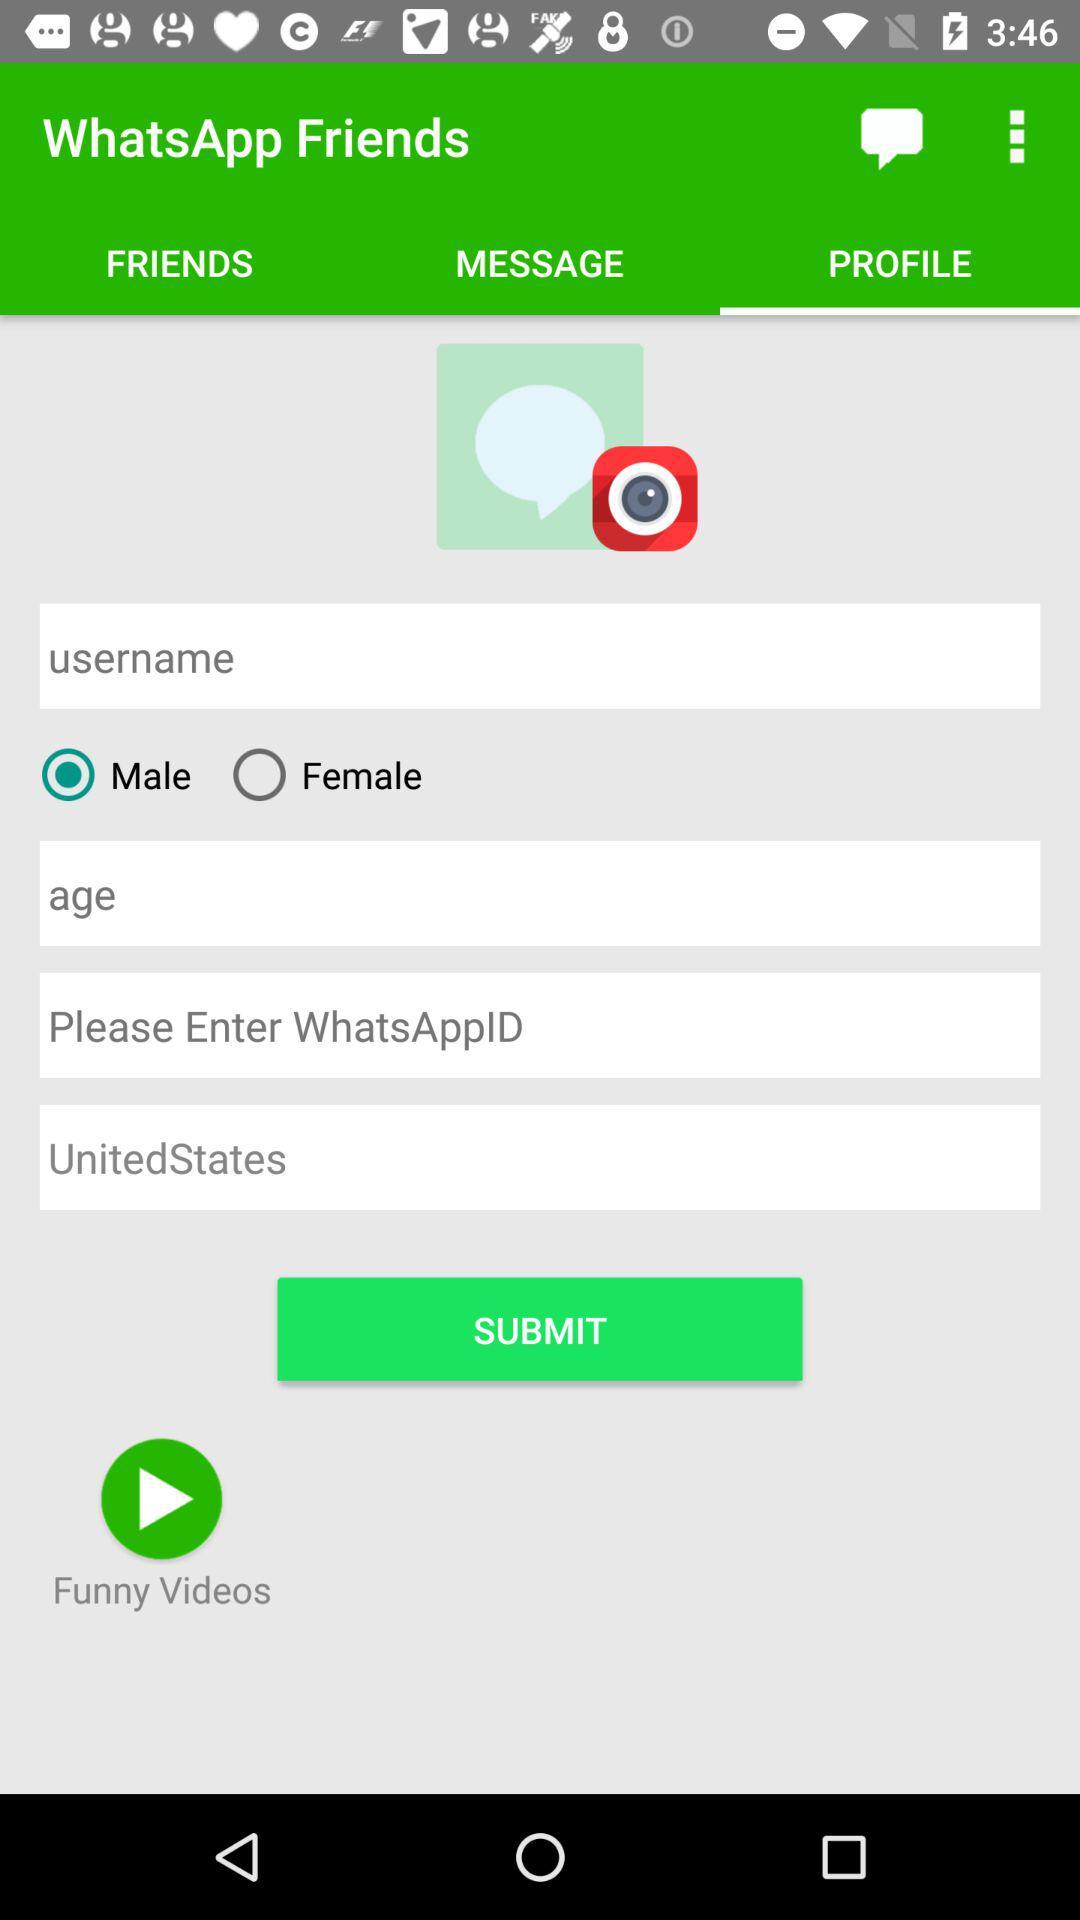 This screenshot has height=1920, width=1080. I want to click on icon above the text funny videos, so click(160, 1498).